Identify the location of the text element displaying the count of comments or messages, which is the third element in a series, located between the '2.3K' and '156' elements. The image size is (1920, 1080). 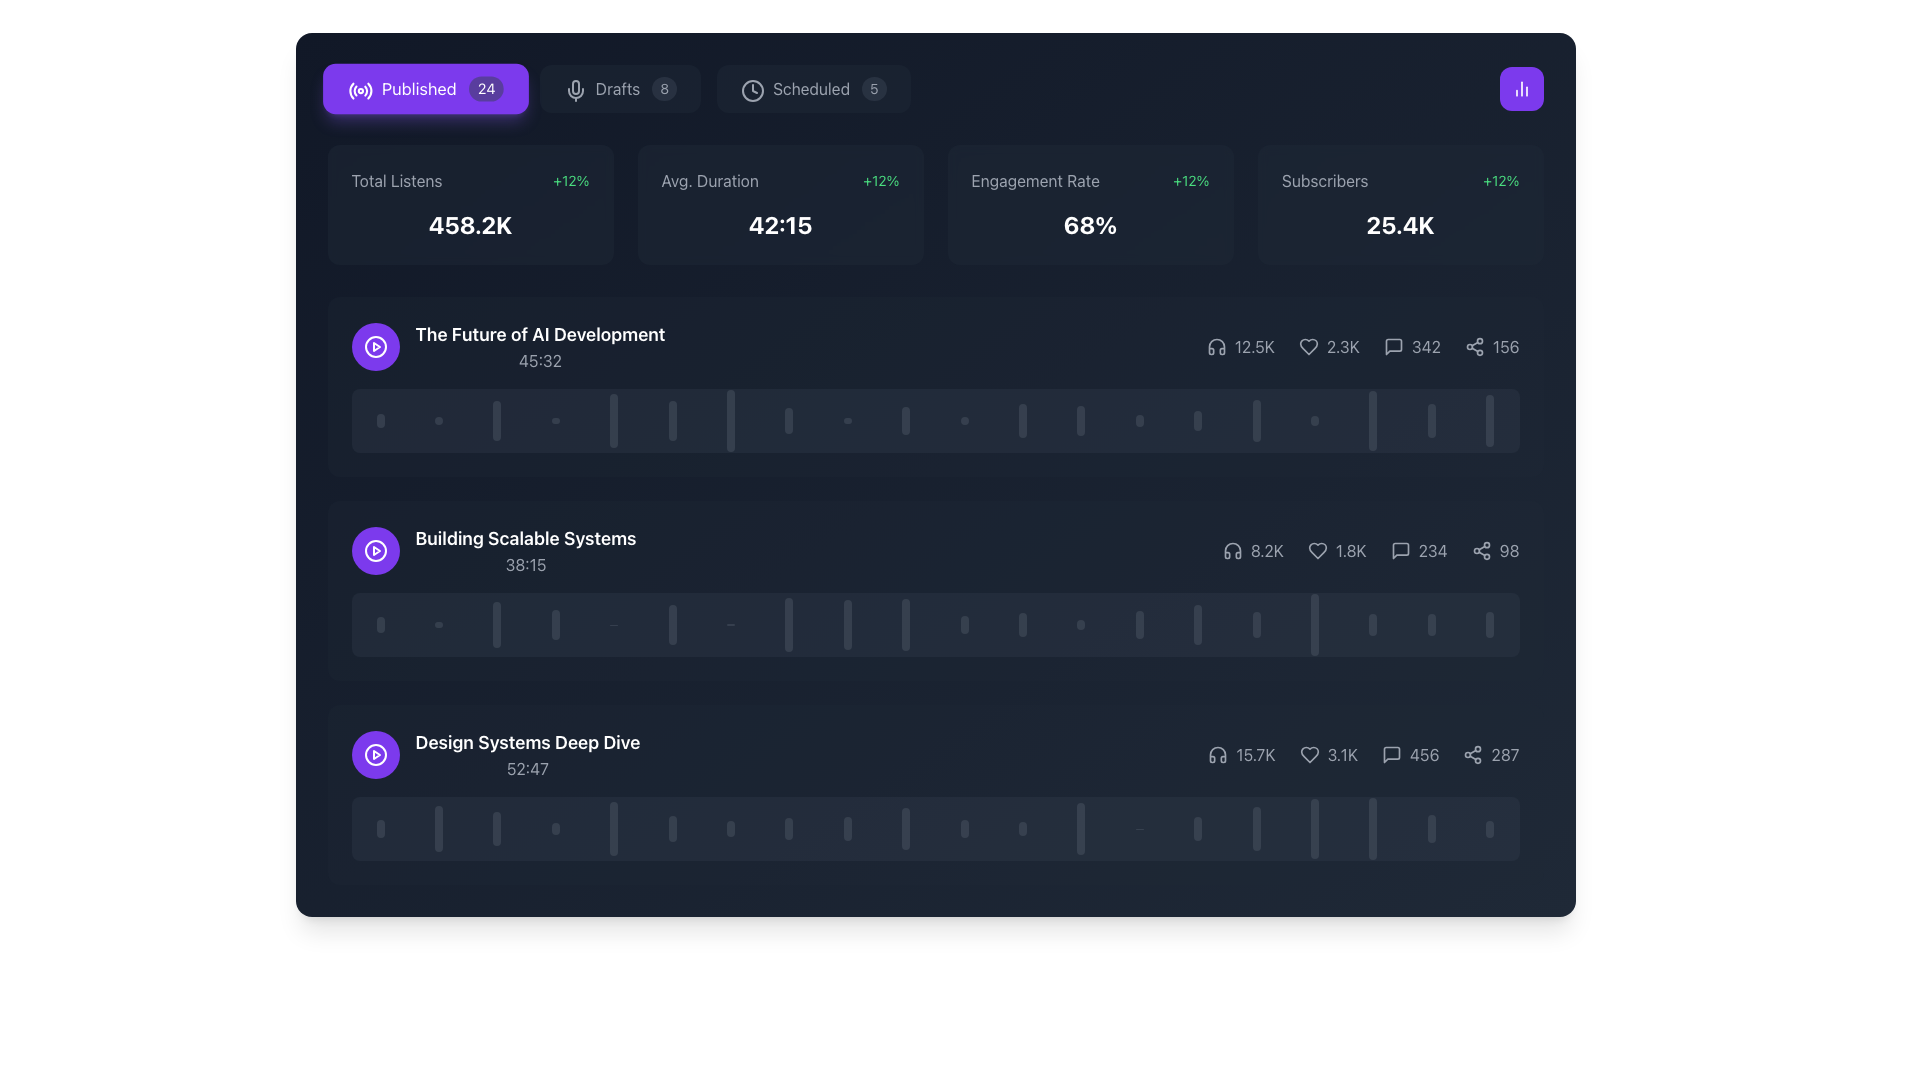
(1411, 346).